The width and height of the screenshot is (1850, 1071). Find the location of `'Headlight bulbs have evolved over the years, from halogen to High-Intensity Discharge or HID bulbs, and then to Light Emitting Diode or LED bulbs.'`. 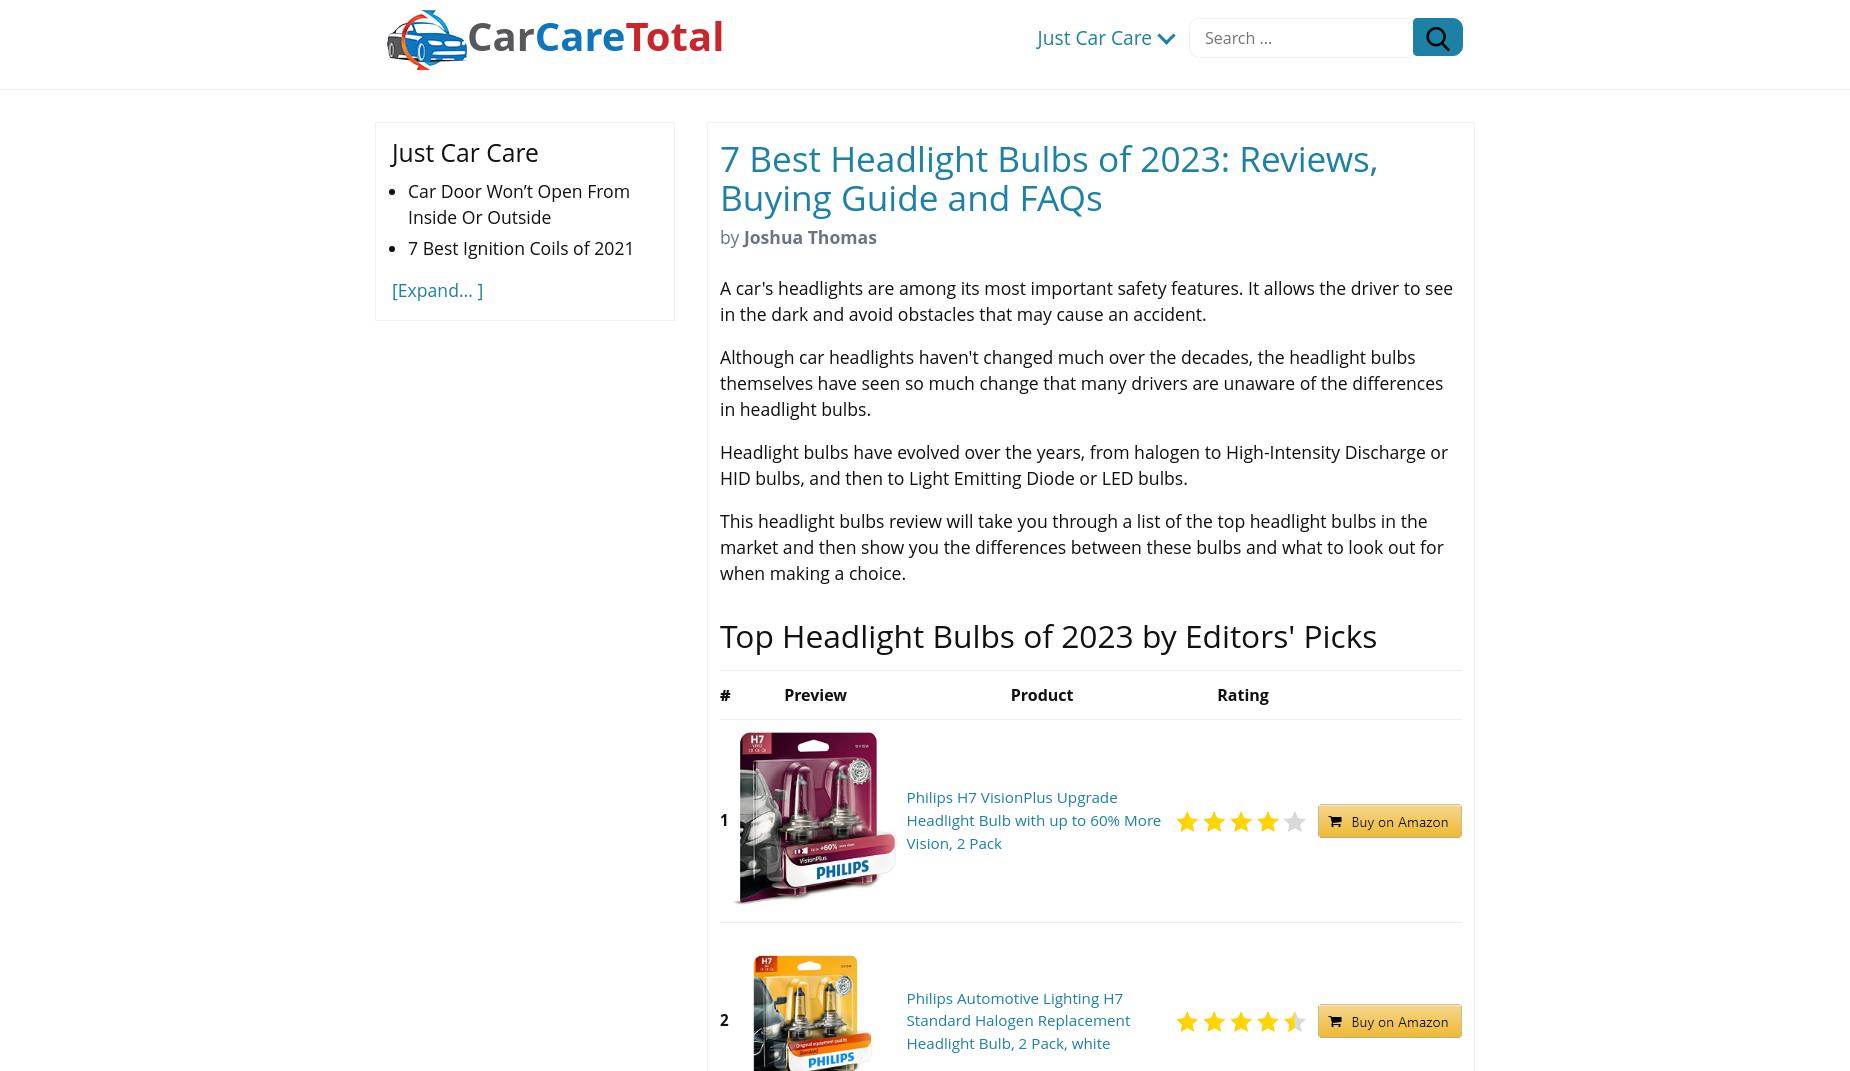

'Headlight bulbs have evolved over the years, from halogen to High-Intensity Discharge or HID bulbs, and then to Light Emitting Diode or LED bulbs.' is located at coordinates (720, 463).